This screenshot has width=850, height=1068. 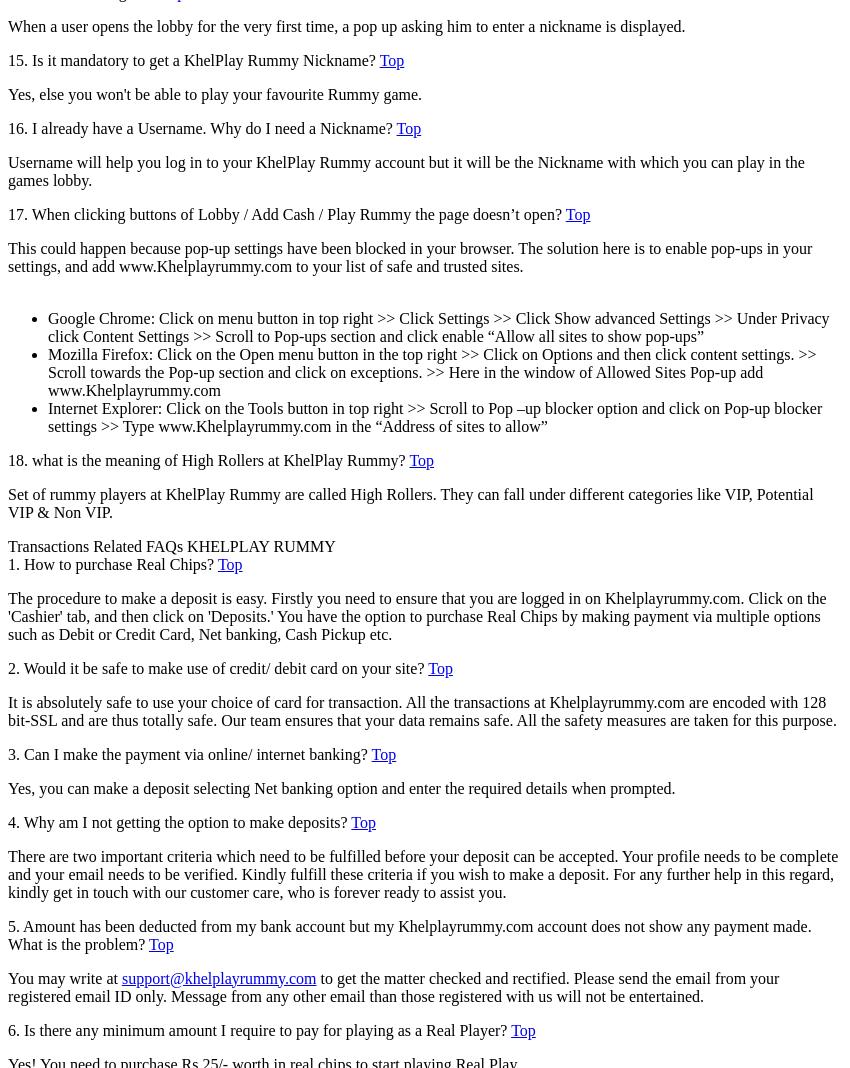 What do you see at coordinates (207, 459) in the screenshot?
I see `'18. what is the meaning of High Rollers at KhelPlay Rummy?'` at bounding box center [207, 459].